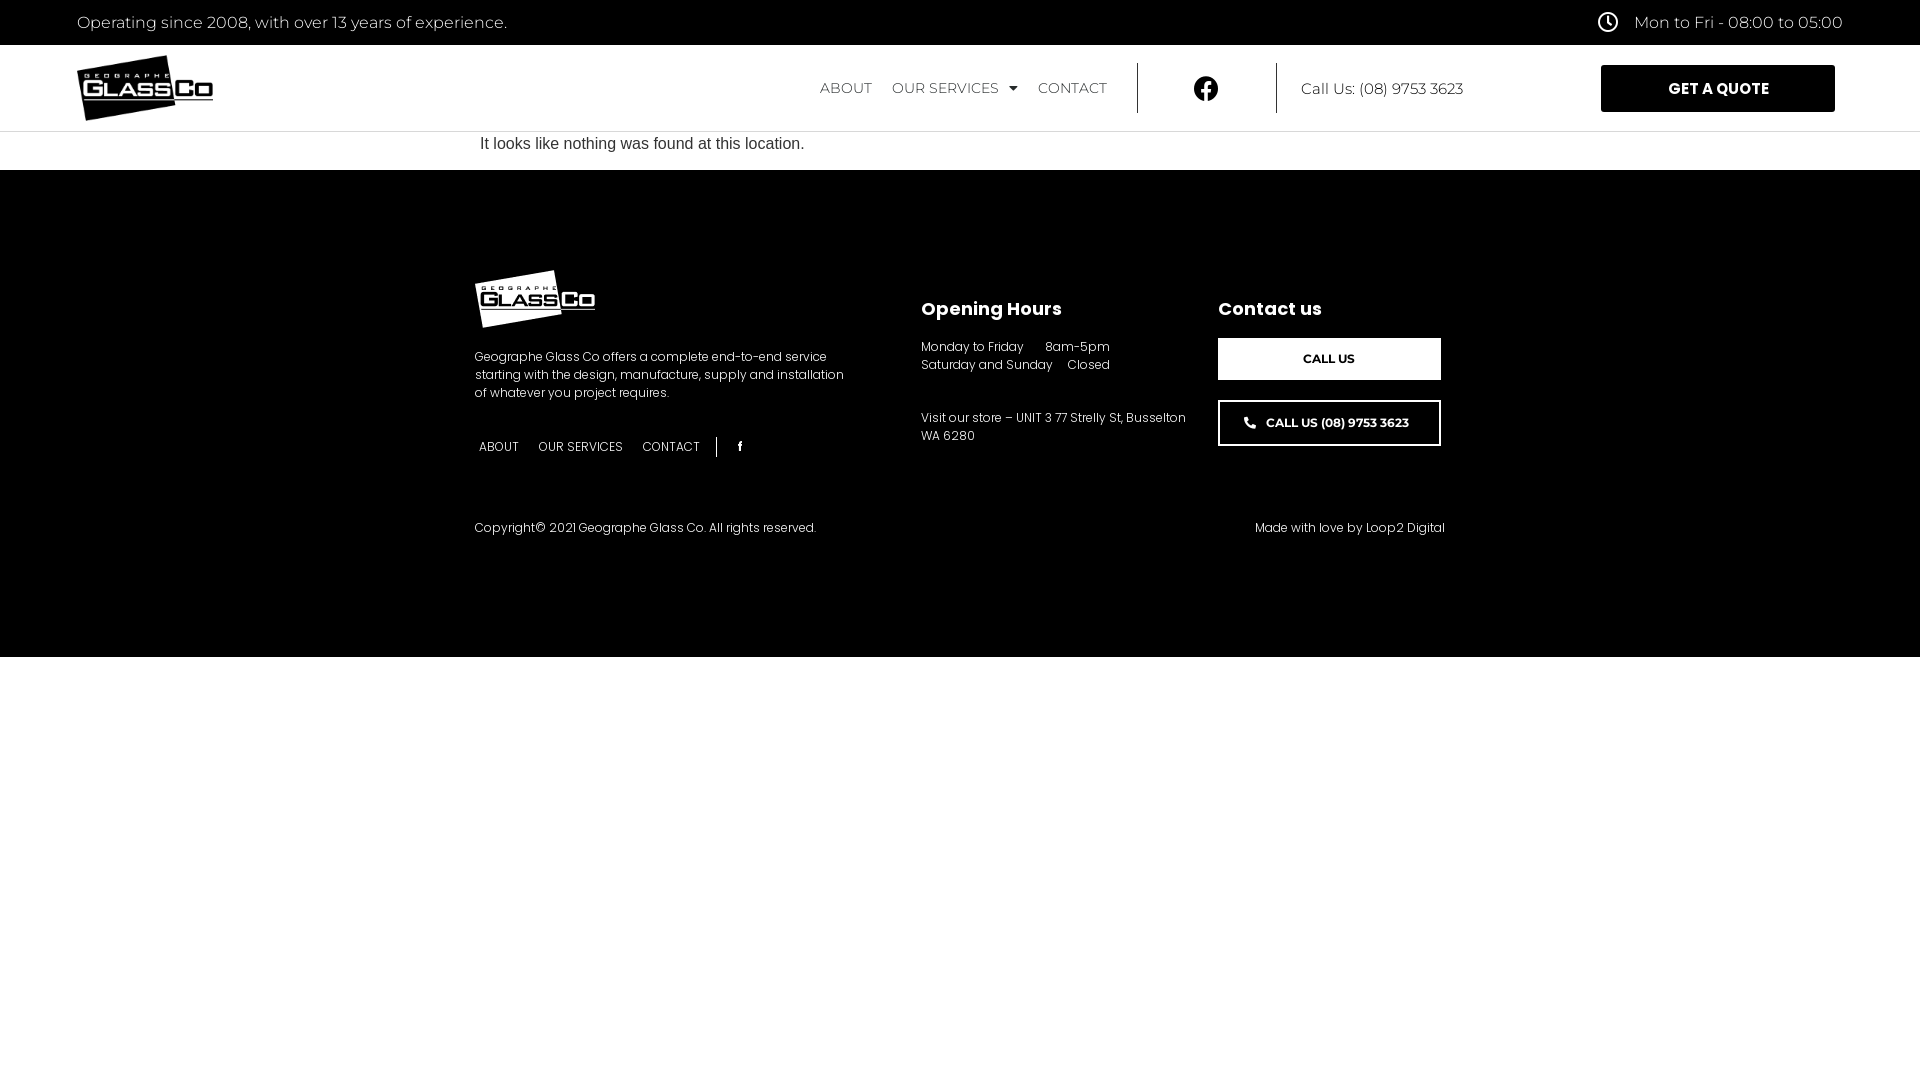  What do you see at coordinates (1329, 357) in the screenshot?
I see `'CALL US'` at bounding box center [1329, 357].